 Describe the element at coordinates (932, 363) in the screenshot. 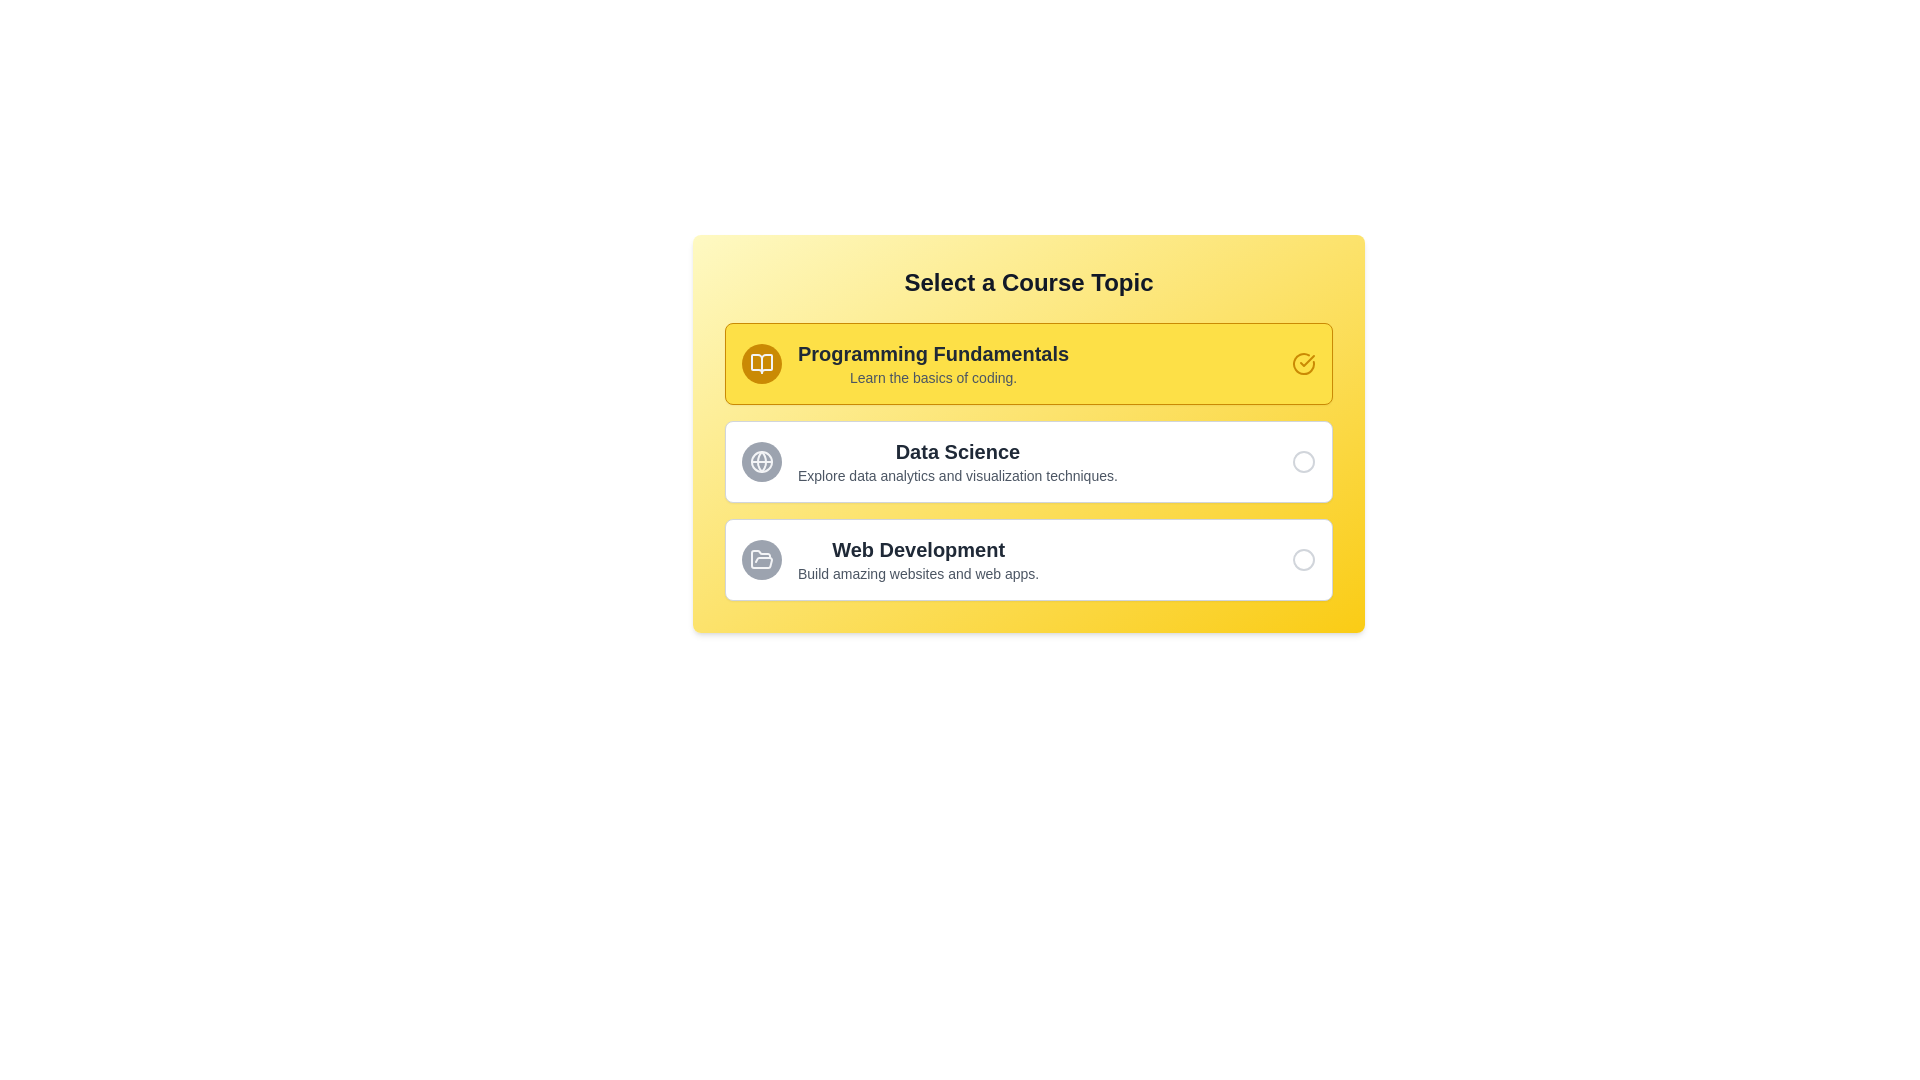

I see `descriptive text block titled 'Programming Fundamentals' located in the center of a yellow card component, which is the main text of the first course topic option` at that location.